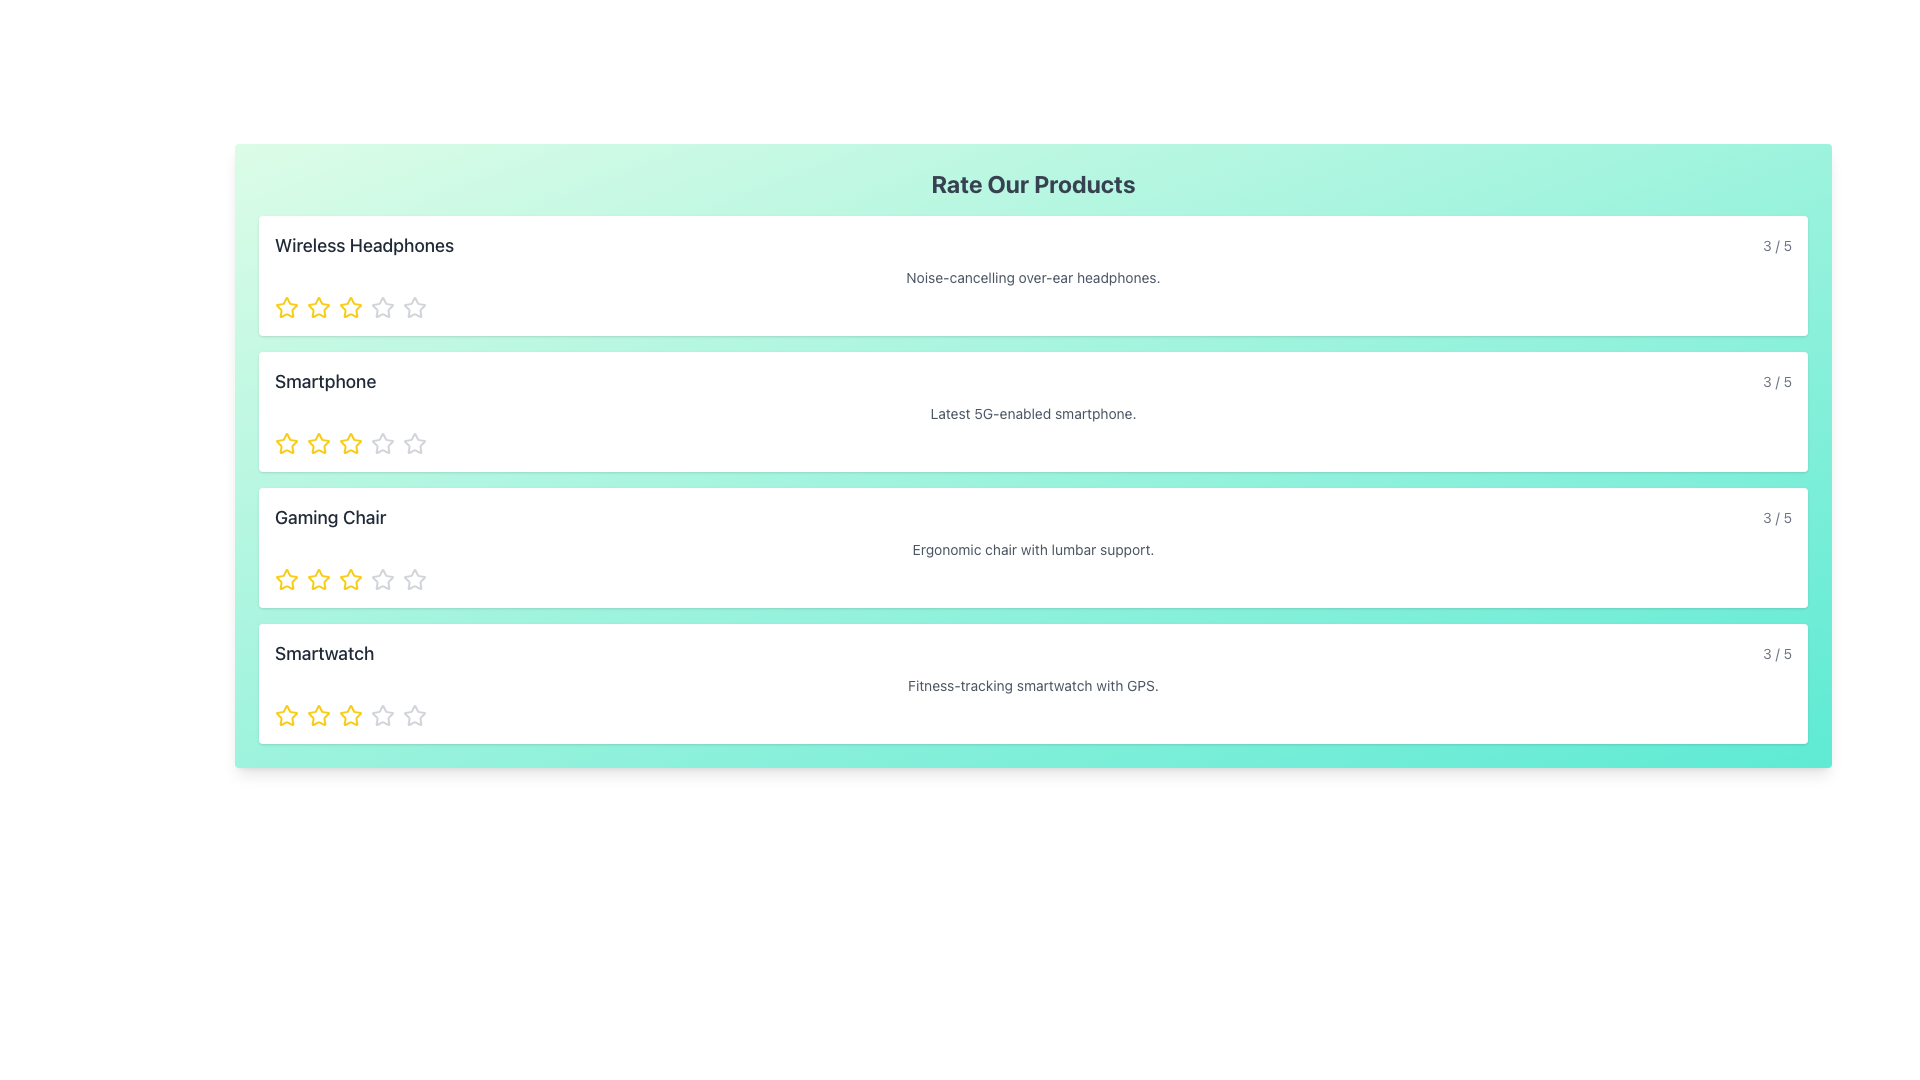 This screenshot has width=1920, height=1080. Describe the element at coordinates (383, 579) in the screenshot. I see `the fourth star` at that location.